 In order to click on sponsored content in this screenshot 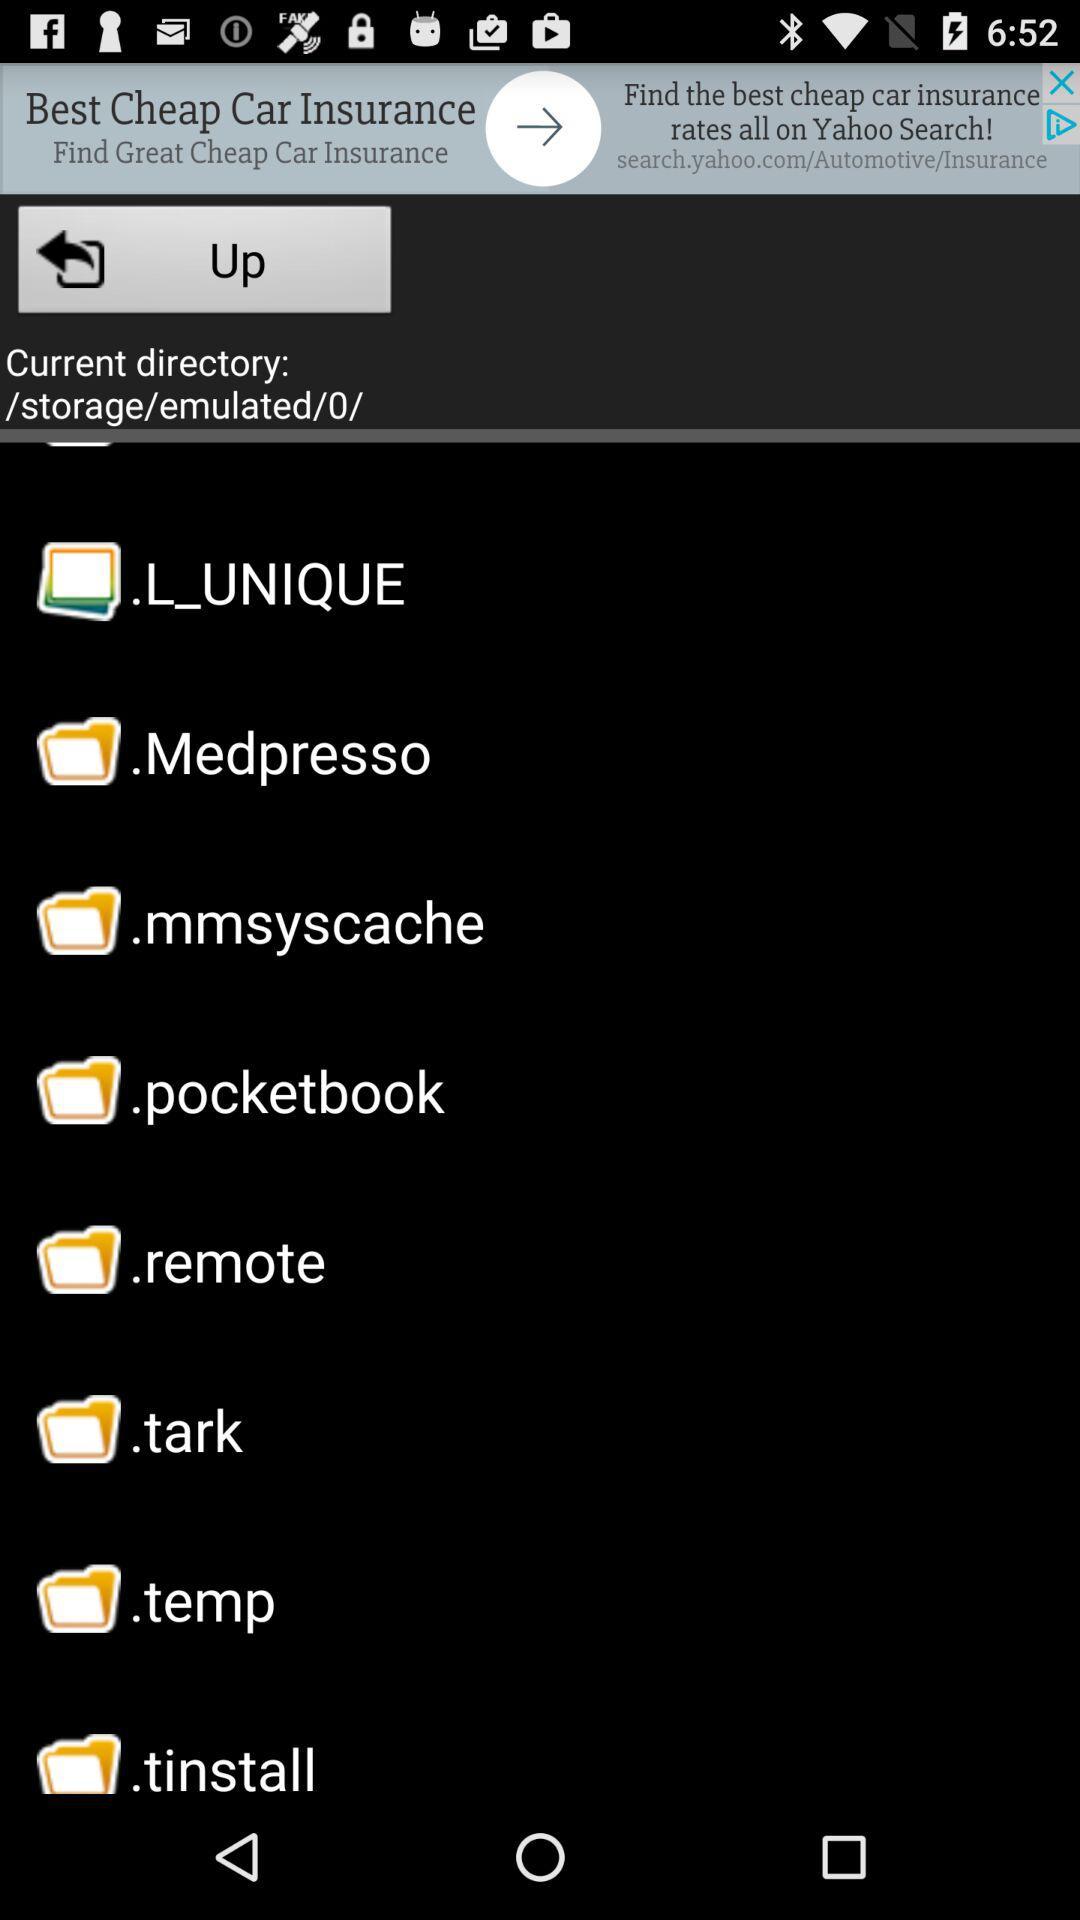, I will do `click(540, 127)`.